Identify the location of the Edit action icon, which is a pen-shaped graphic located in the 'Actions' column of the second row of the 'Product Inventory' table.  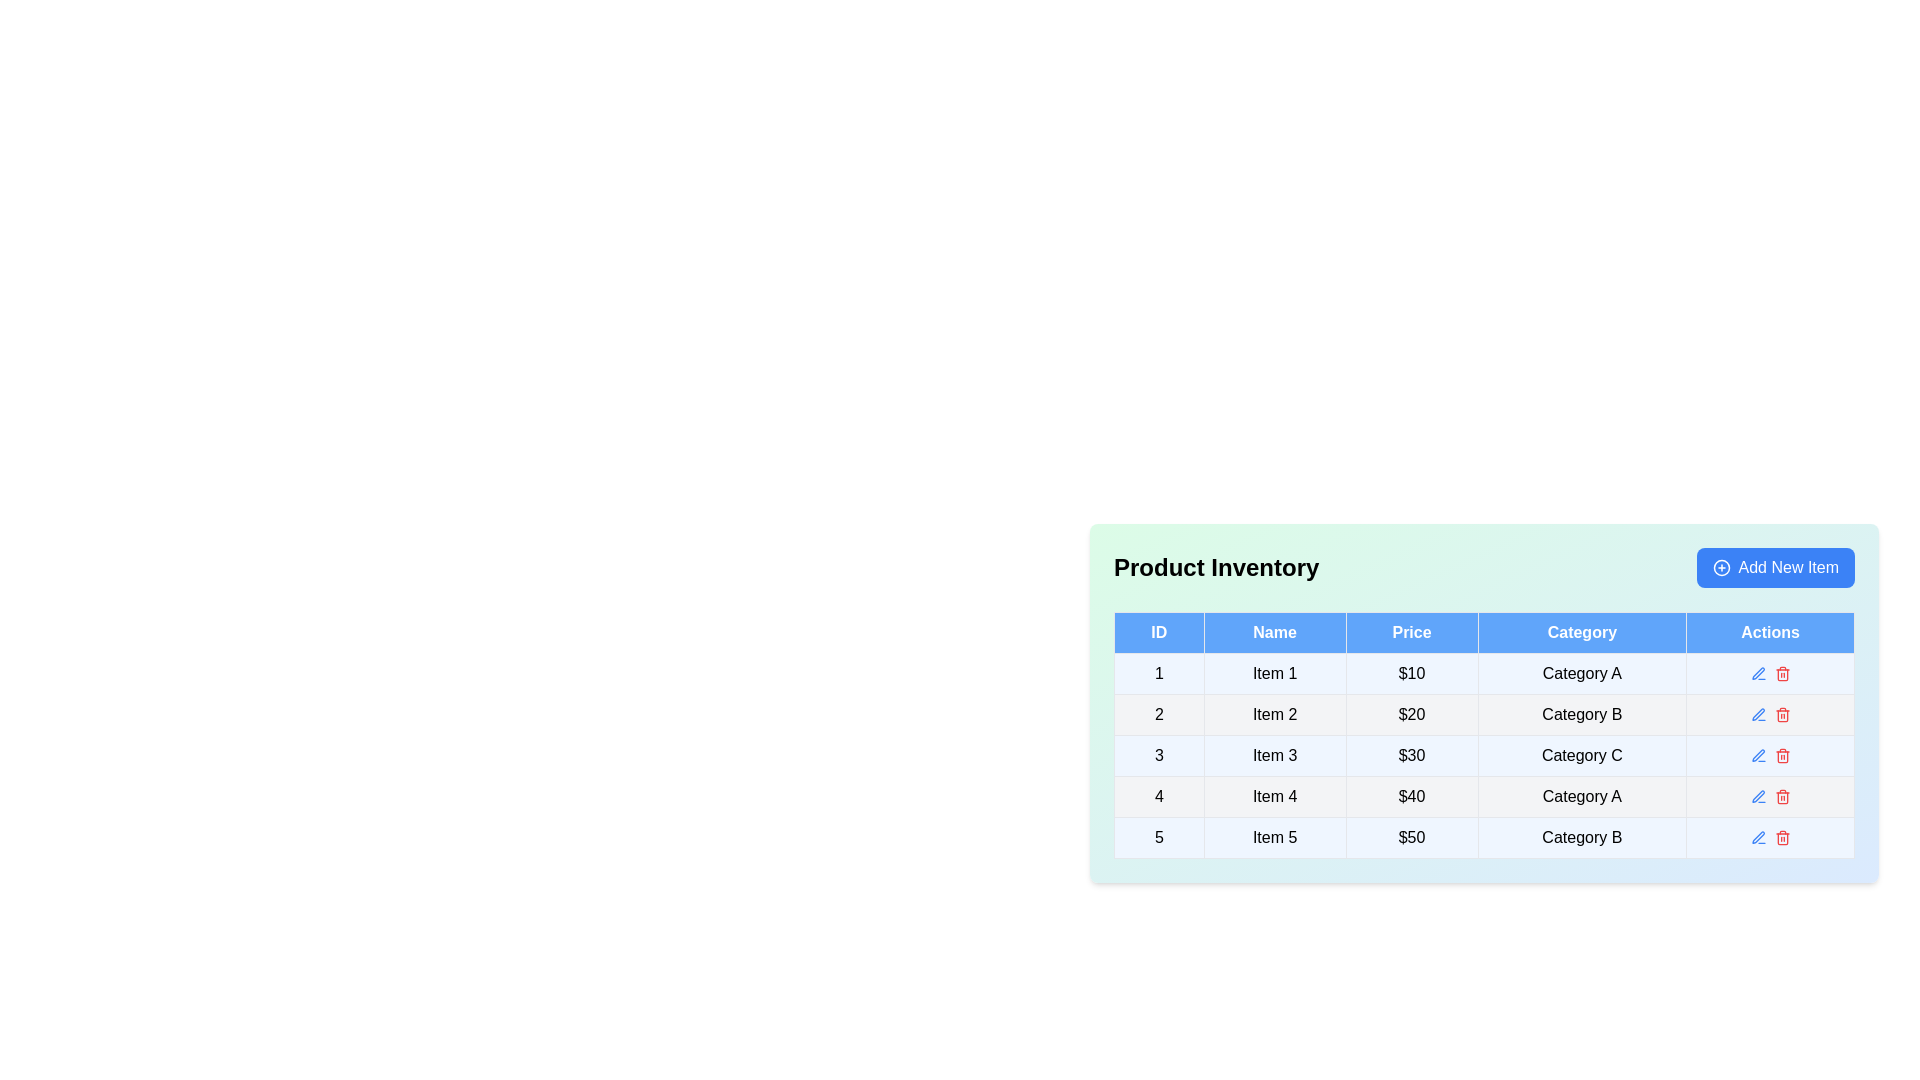
(1757, 713).